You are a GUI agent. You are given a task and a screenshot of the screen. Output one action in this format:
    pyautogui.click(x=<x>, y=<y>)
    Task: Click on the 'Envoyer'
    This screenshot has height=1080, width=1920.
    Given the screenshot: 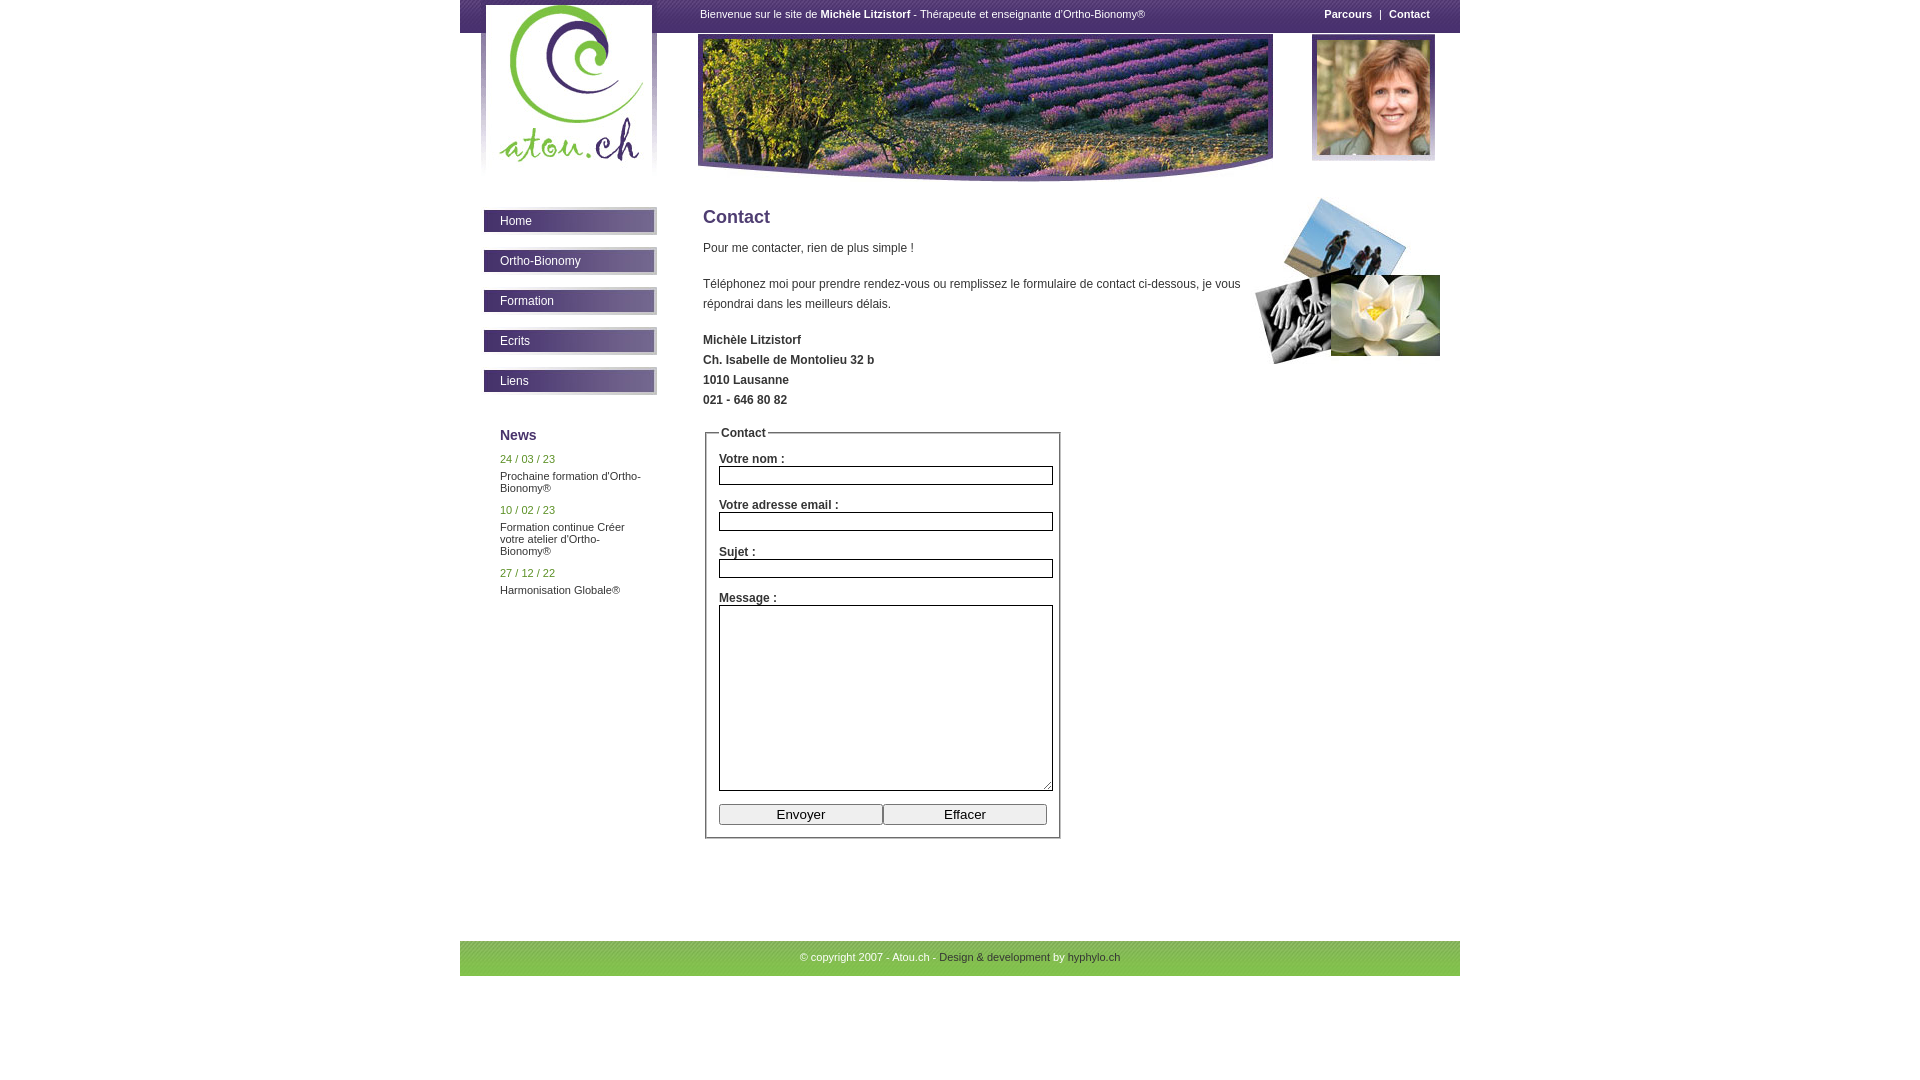 What is the action you would take?
    pyautogui.click(x=801, y=814)
    